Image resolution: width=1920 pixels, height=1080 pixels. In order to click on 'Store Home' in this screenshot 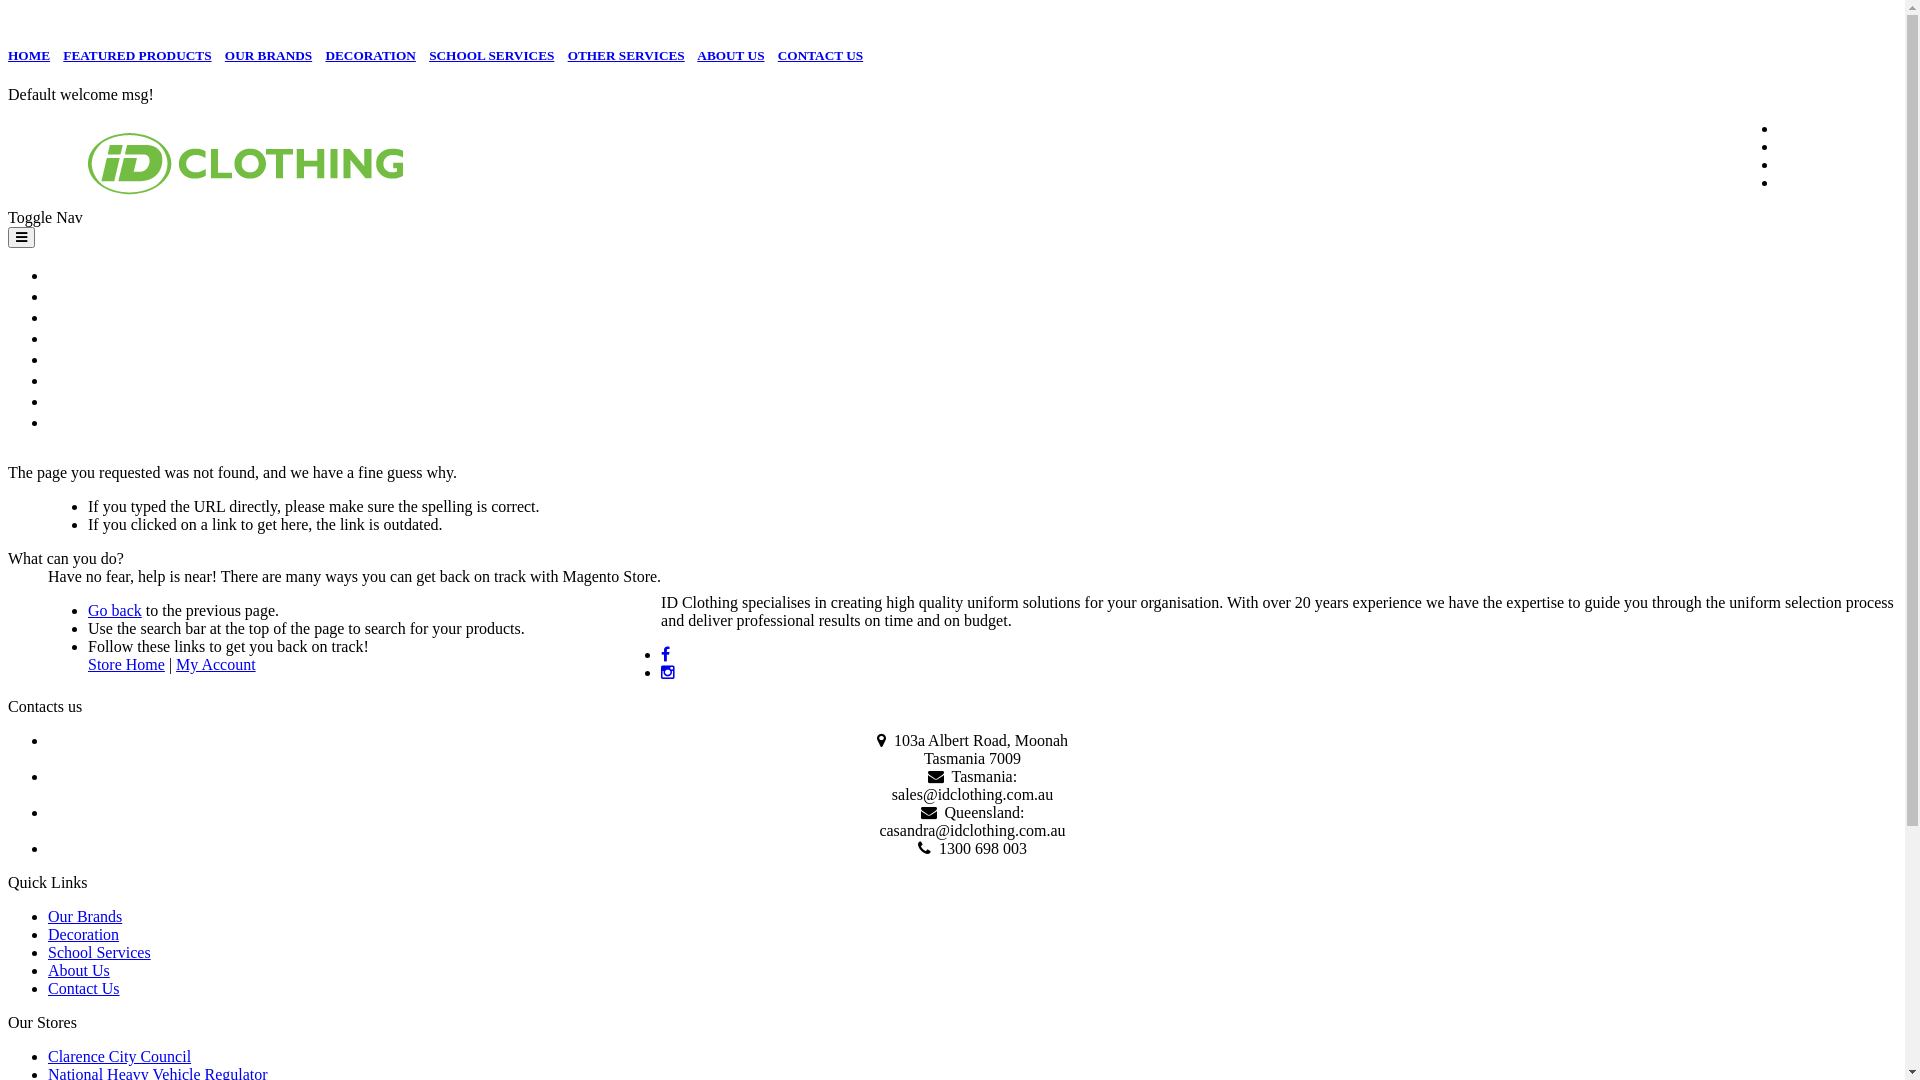, I will do `click(125, 664)`.